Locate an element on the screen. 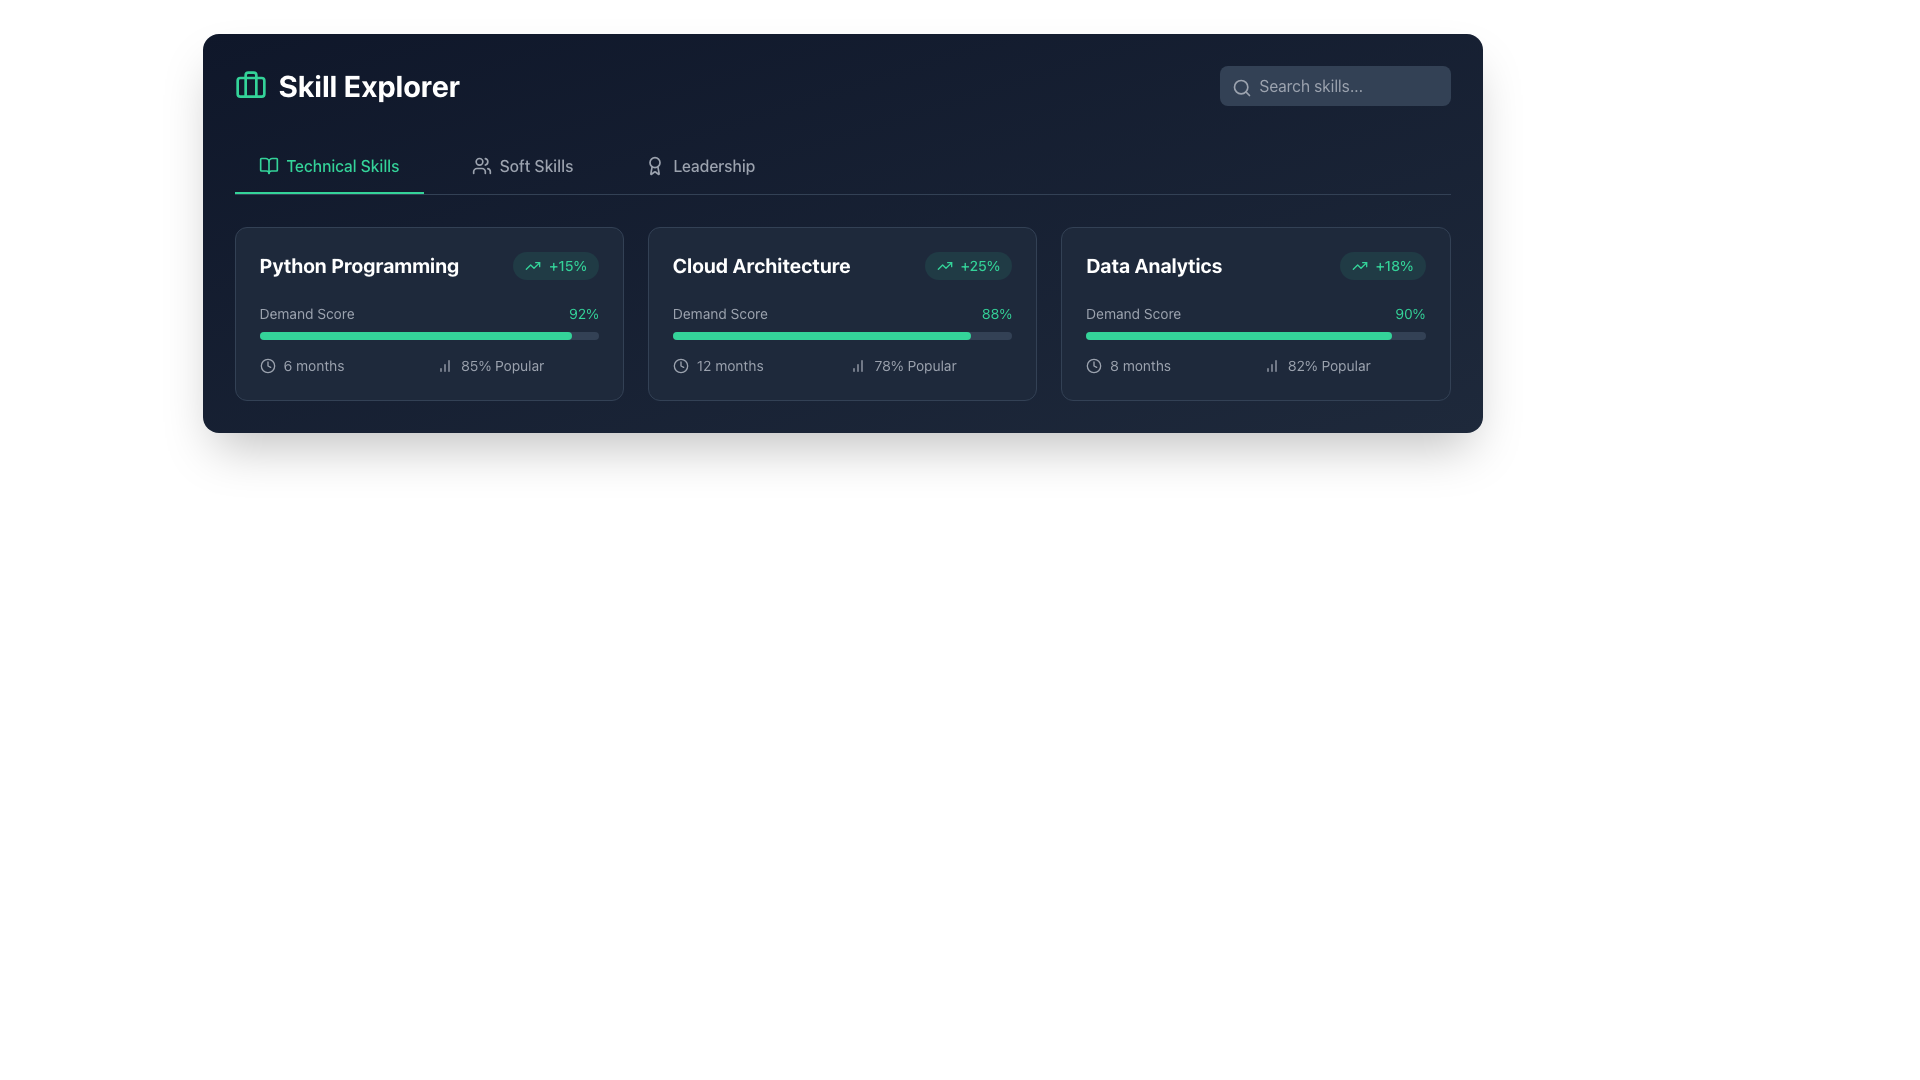  the Informational group displaying '12 months' and '78% Popular' within the 'Cloud Architecture' card under 'Technical Skills' is located at coordinates (842, 366).